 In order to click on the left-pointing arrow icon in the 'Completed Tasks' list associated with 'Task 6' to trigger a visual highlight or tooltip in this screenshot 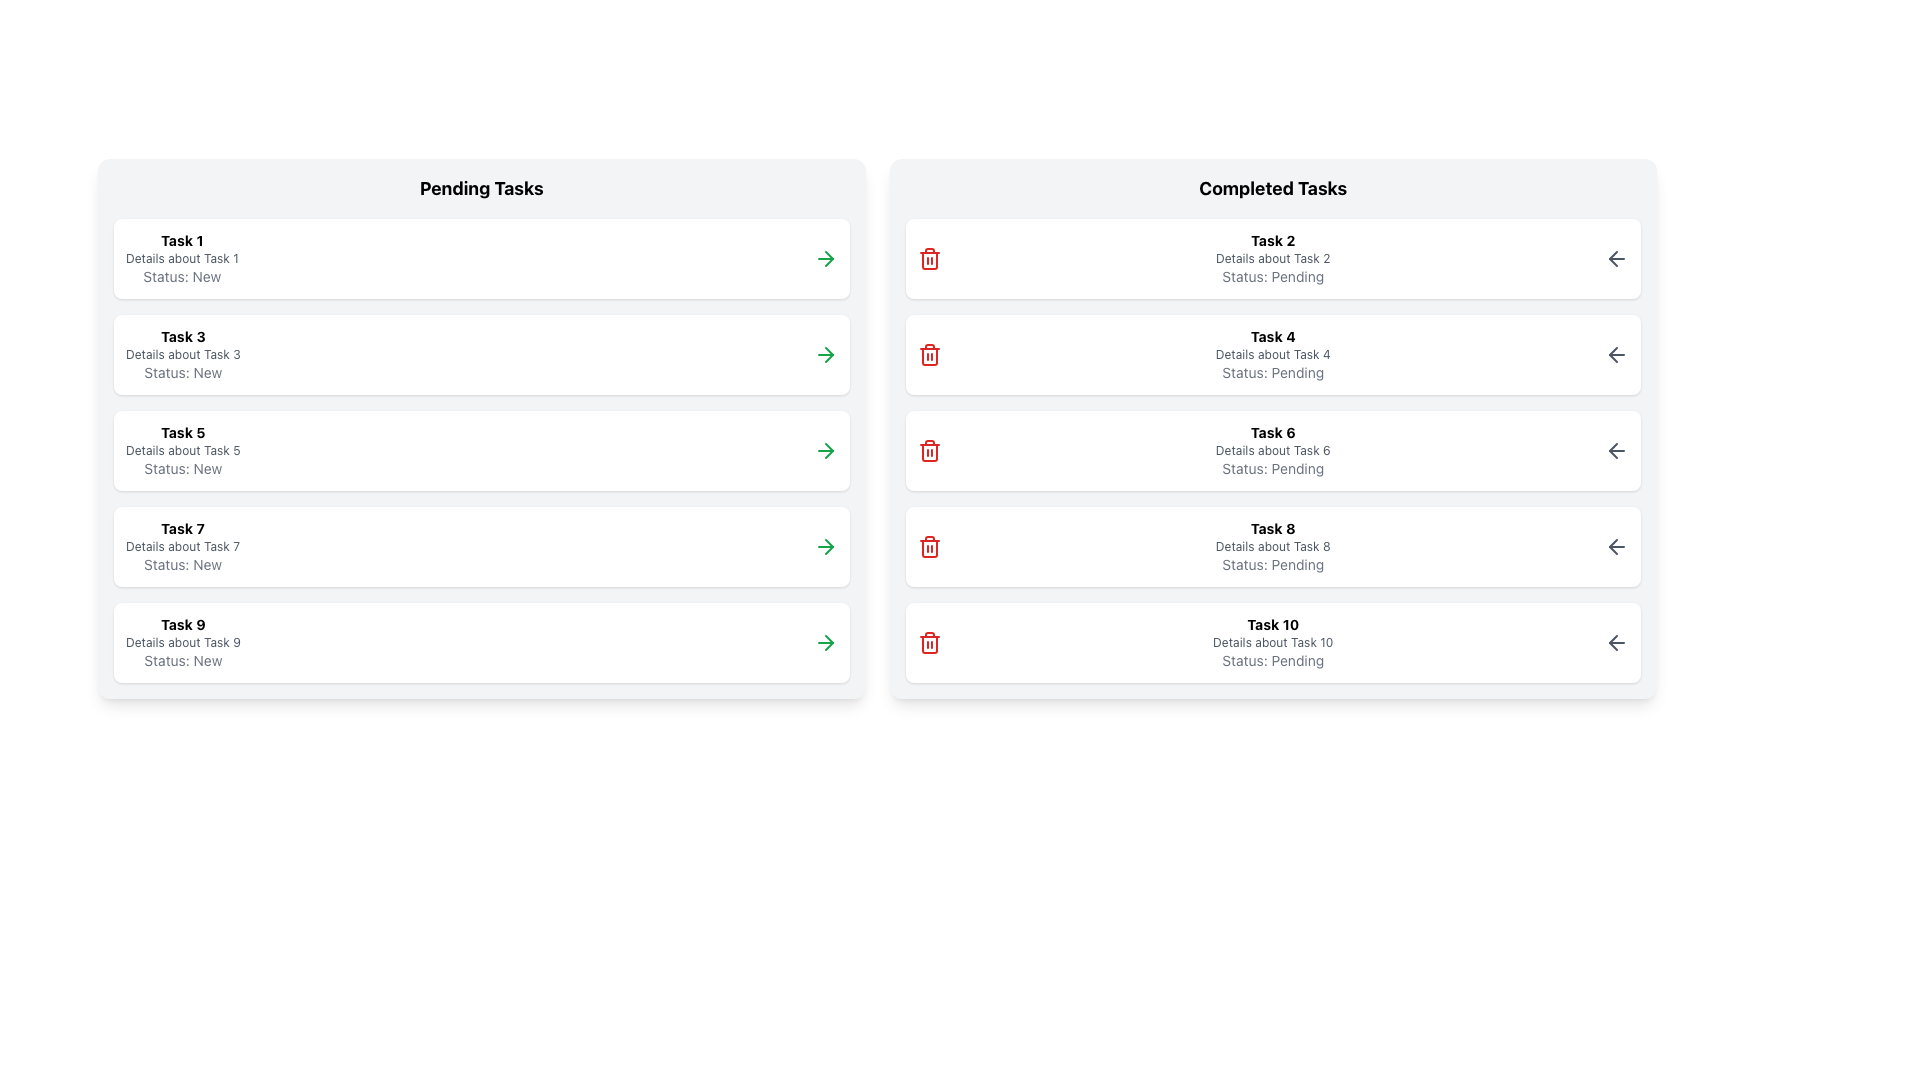, I will do `click(1613, 451)`.